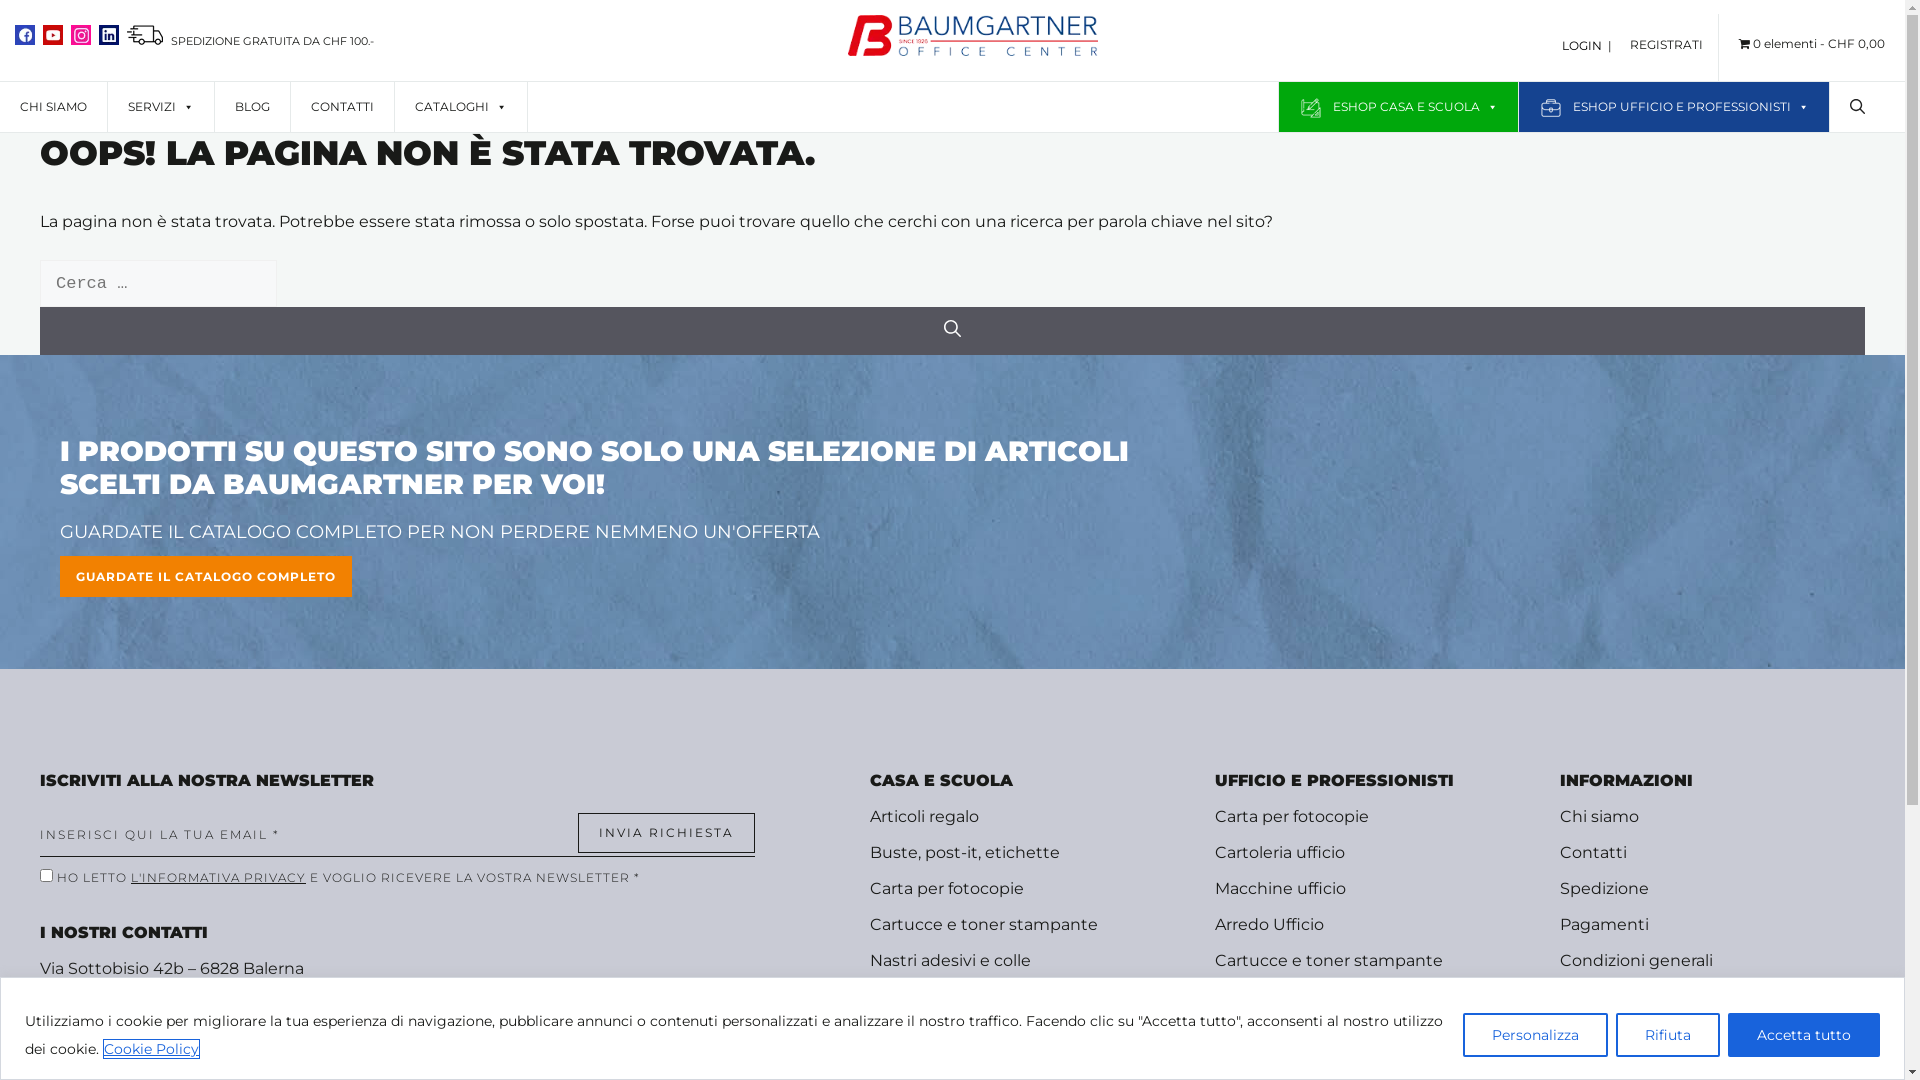 The width and height of the screenshot is (1920, 1080). I want to click on ' SPEDIZIONE GRATUITA DA CHF 100.-', so click(249, 41).